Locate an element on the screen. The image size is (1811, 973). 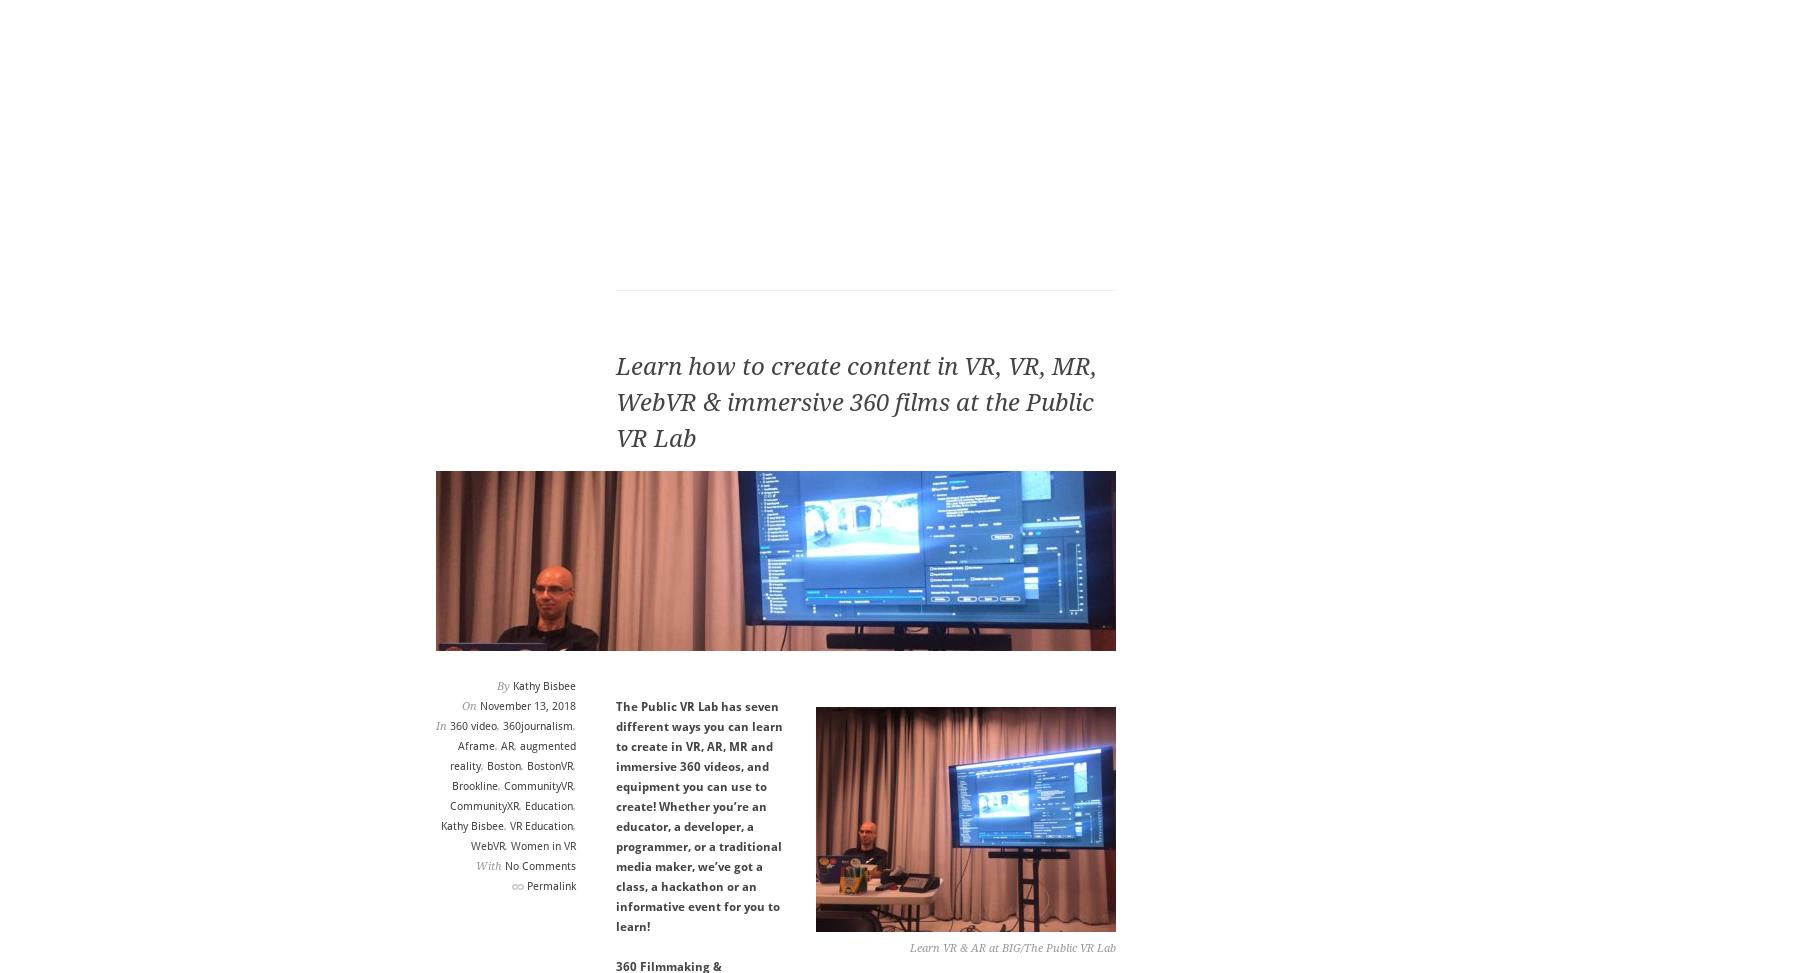
'360journalism' is located at coordinates (502, 726).